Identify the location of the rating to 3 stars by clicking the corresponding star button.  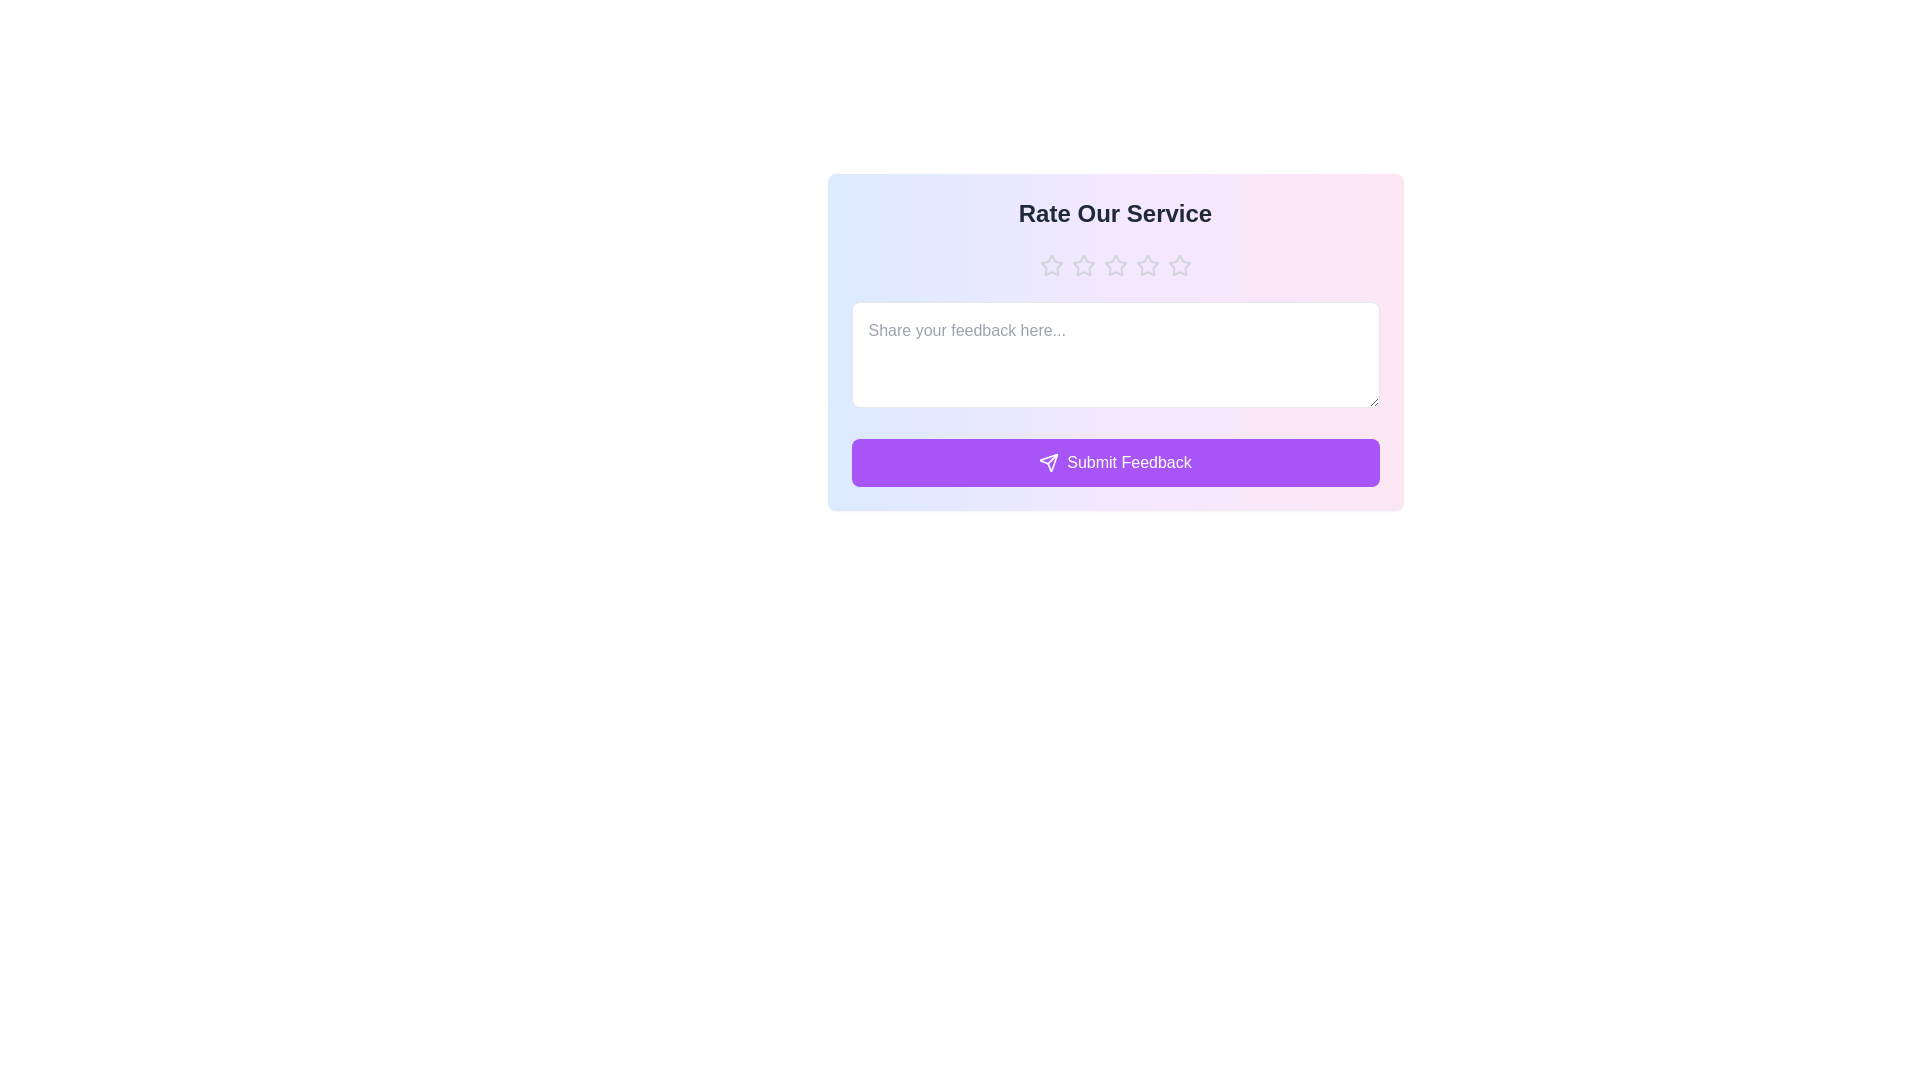
(1114, 265).